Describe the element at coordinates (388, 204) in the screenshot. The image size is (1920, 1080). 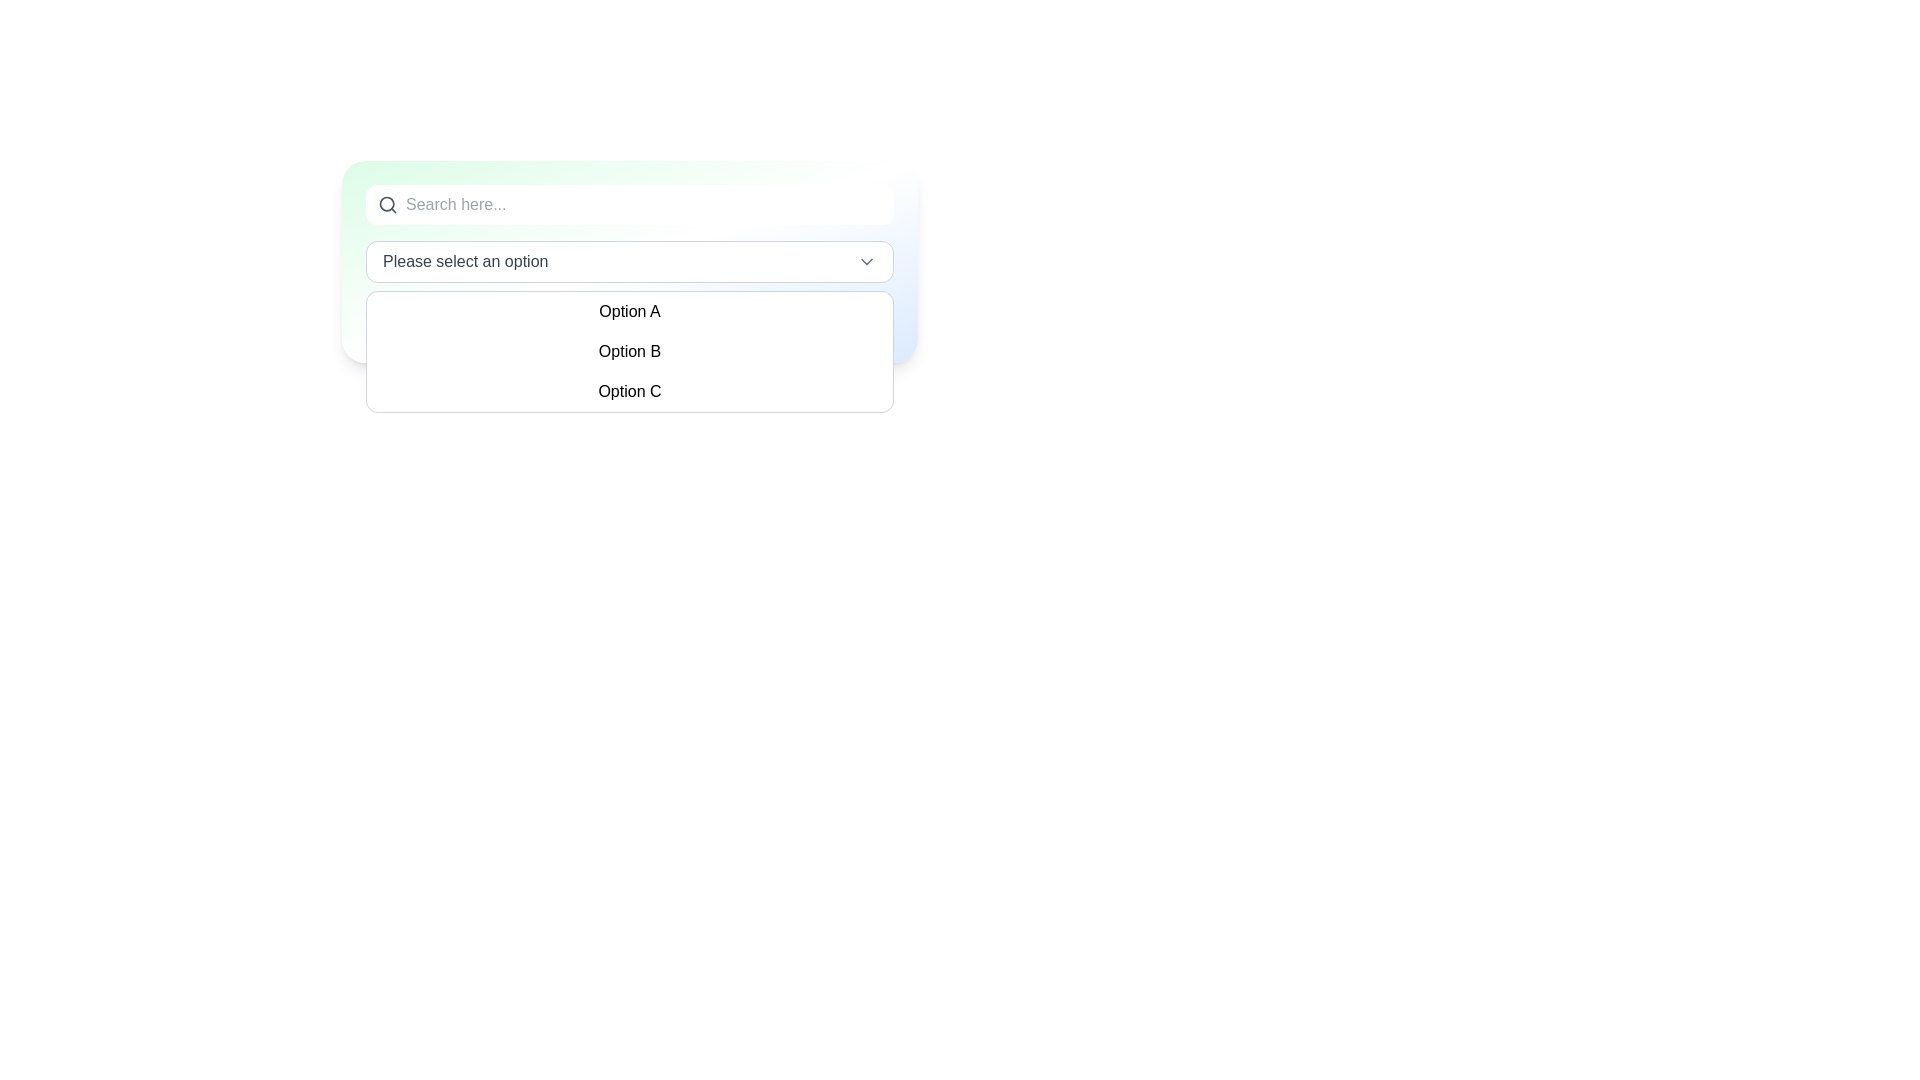
I see `the magnifying glass icon that indicates the search function, located to the left of the search input field` at that location.